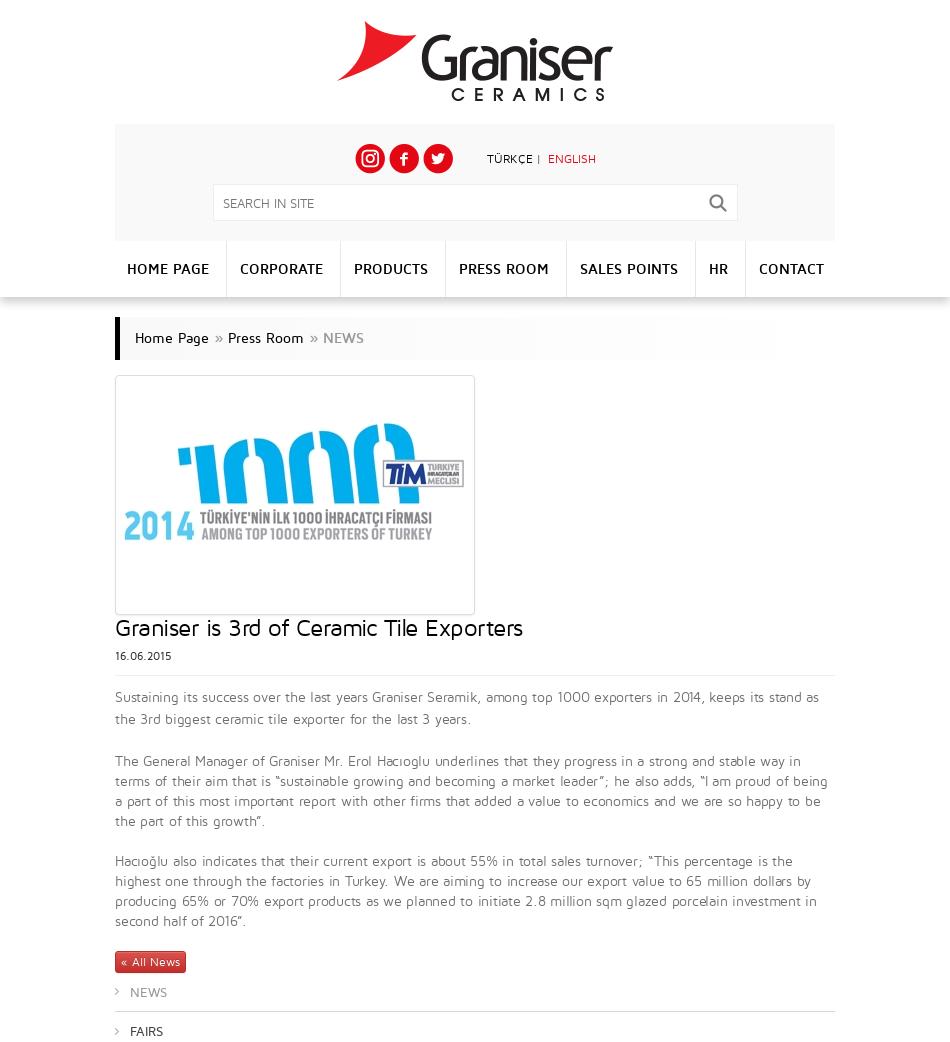 The width and height of the screenshot is (950, 1042). I want to click on 'TÜRKÇE', so click(509, 158).